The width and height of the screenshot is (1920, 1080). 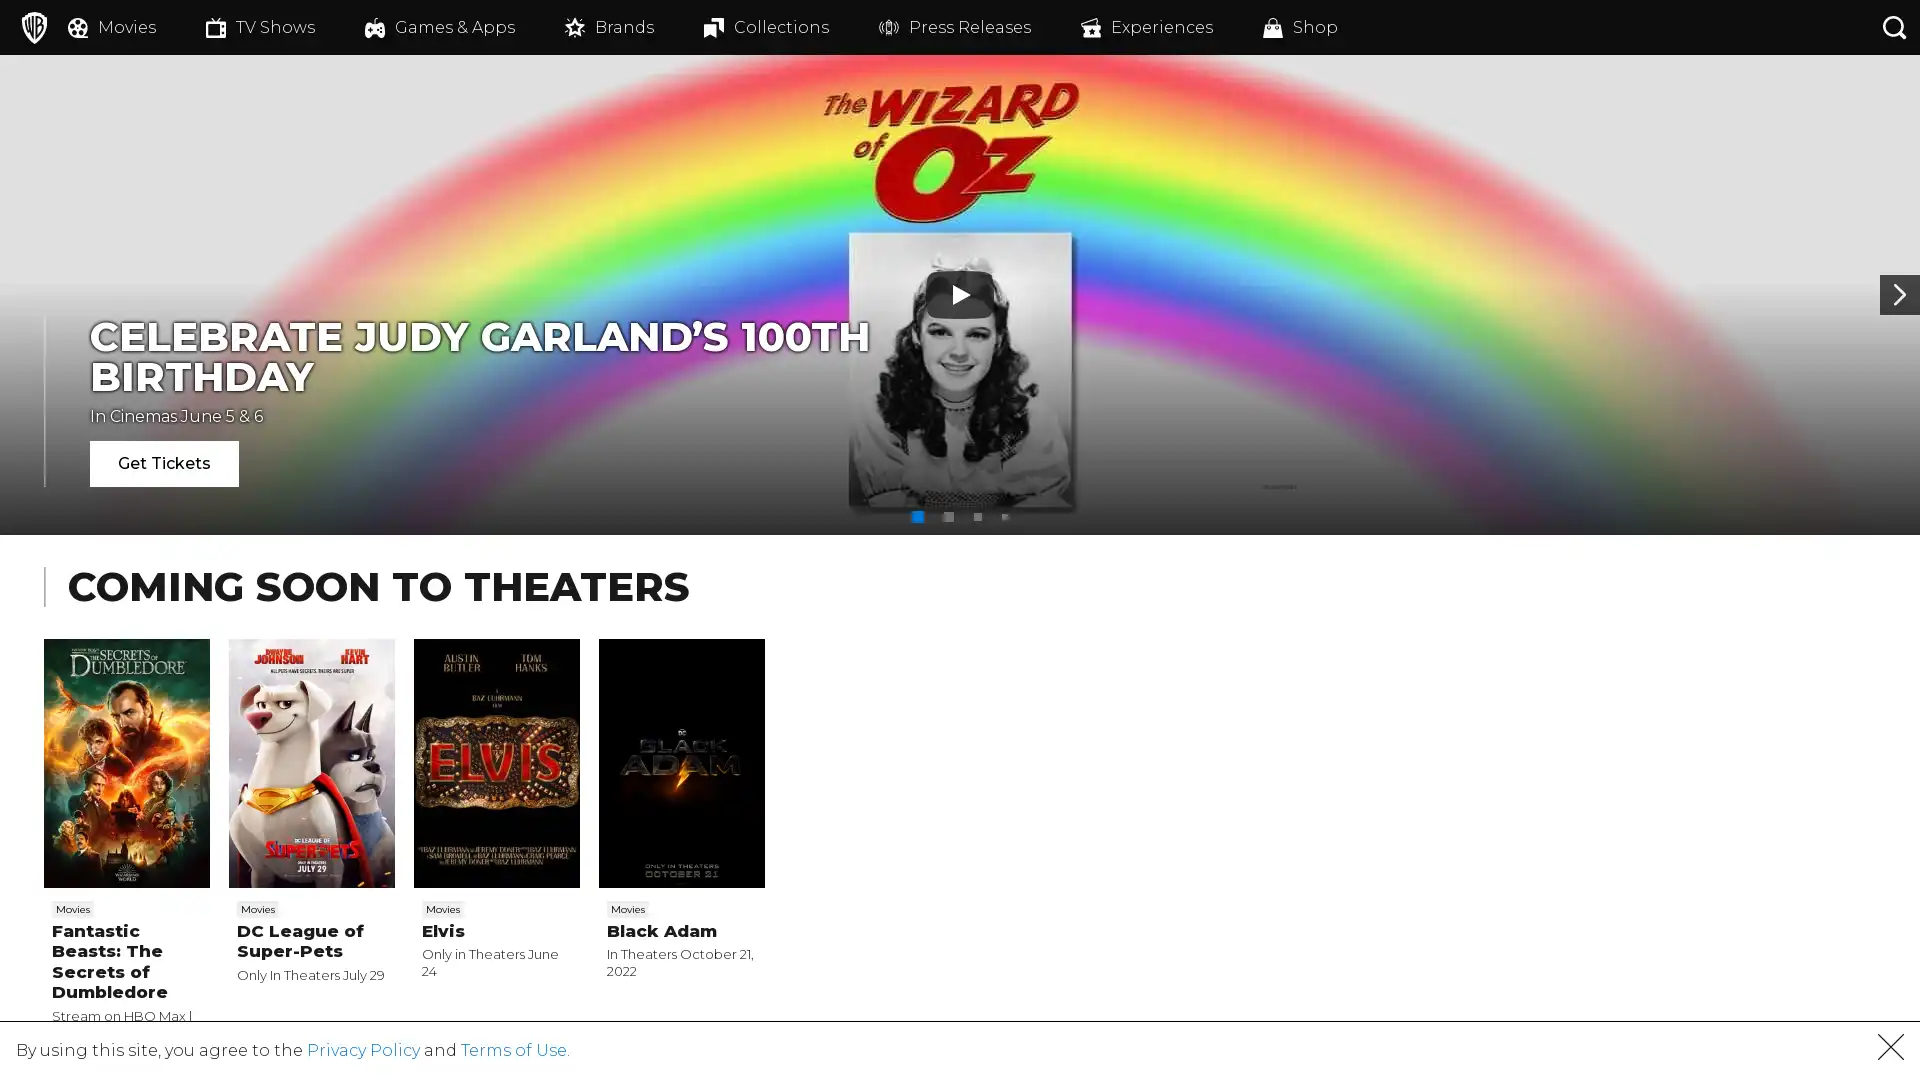 What do you see at coordinates (916, 515) in the screenshot?
I see `Banner 1` at bounding box center [916, 515].